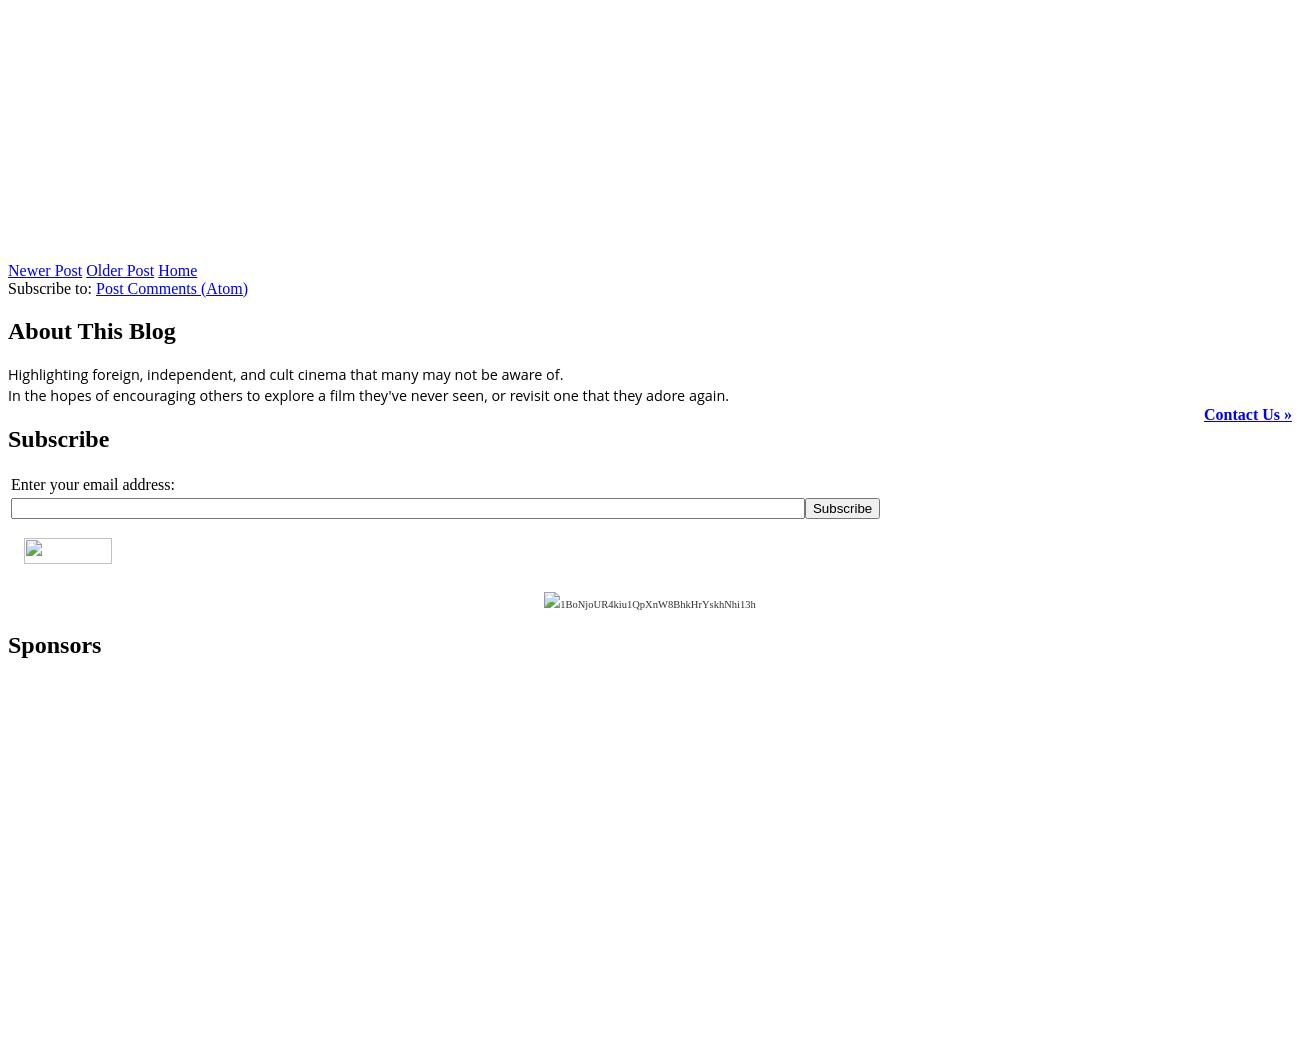 This screenshot has height=1045, width=1300. What do you see at coordinates (7, 373) in the screenshot?
I see `'Highlighting foreign, independent, and cult cinema that many may not be aware of.'` at bounding box center [7, 373].